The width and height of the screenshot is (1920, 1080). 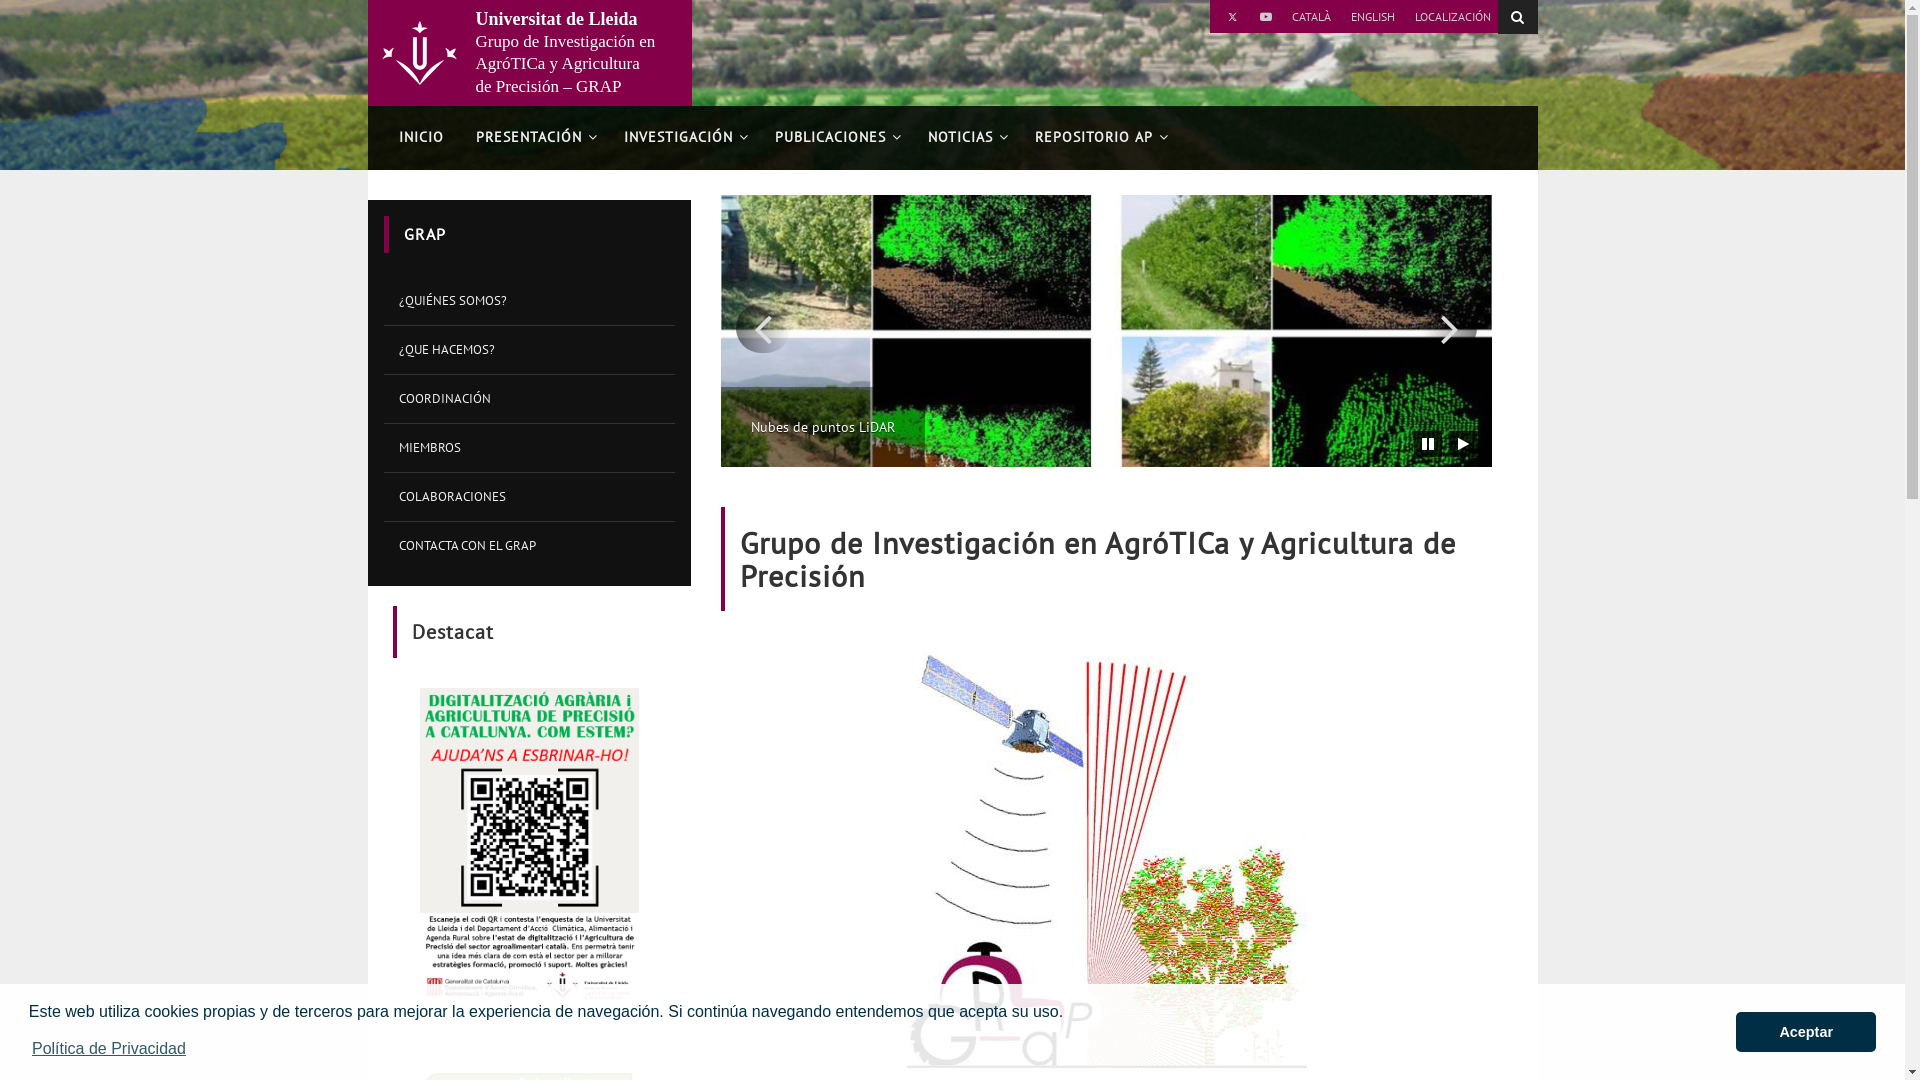 I want to click on 'CONTACTA CON EL GRAP', so click(x=529, y=545).